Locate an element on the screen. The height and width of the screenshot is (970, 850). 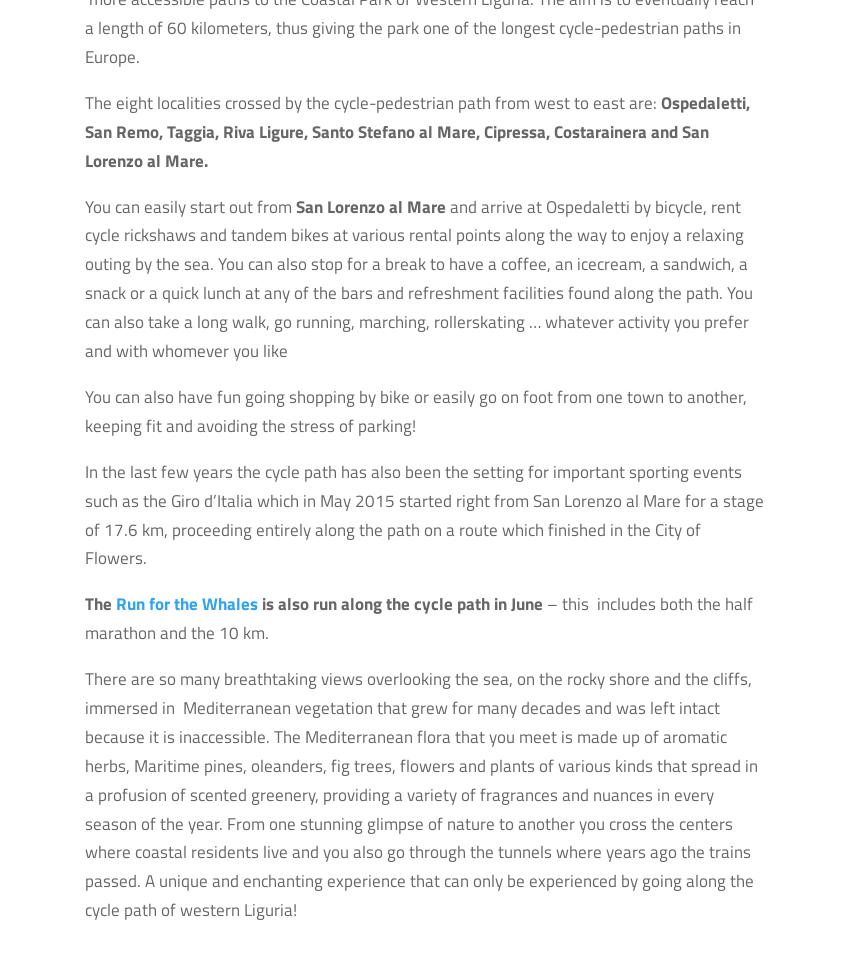
'In the last few years the cycle path has also been the setting for important sporting events such as the Giro d’Italia which in May 2015 started right from San Lorenzo al Mare for a stage of 17.6 km, proceeding entirely along the path on a route which finished in the City of Flowers.' is located at coordinates (424, 514).